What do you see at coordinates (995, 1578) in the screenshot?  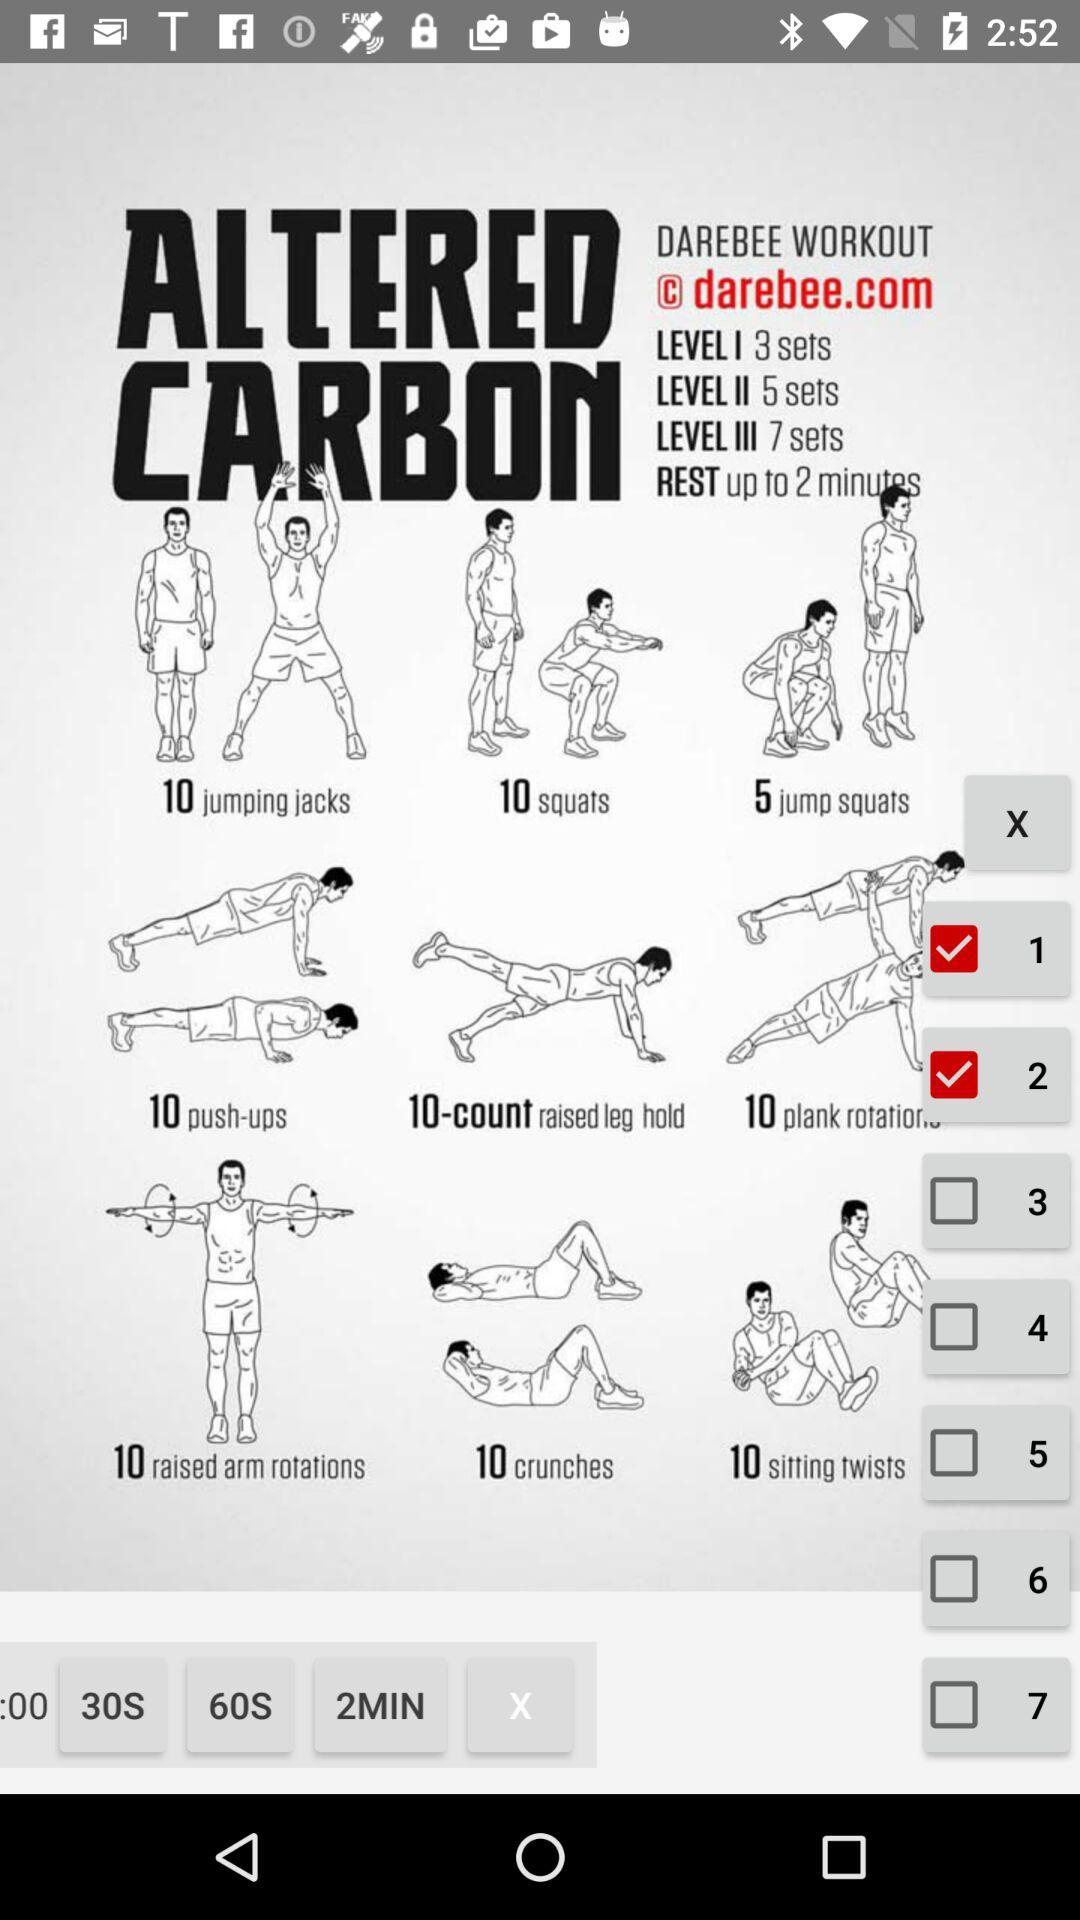 I see `the second button and text which is at the bottom right corner` at bounding box center [995, 1578].